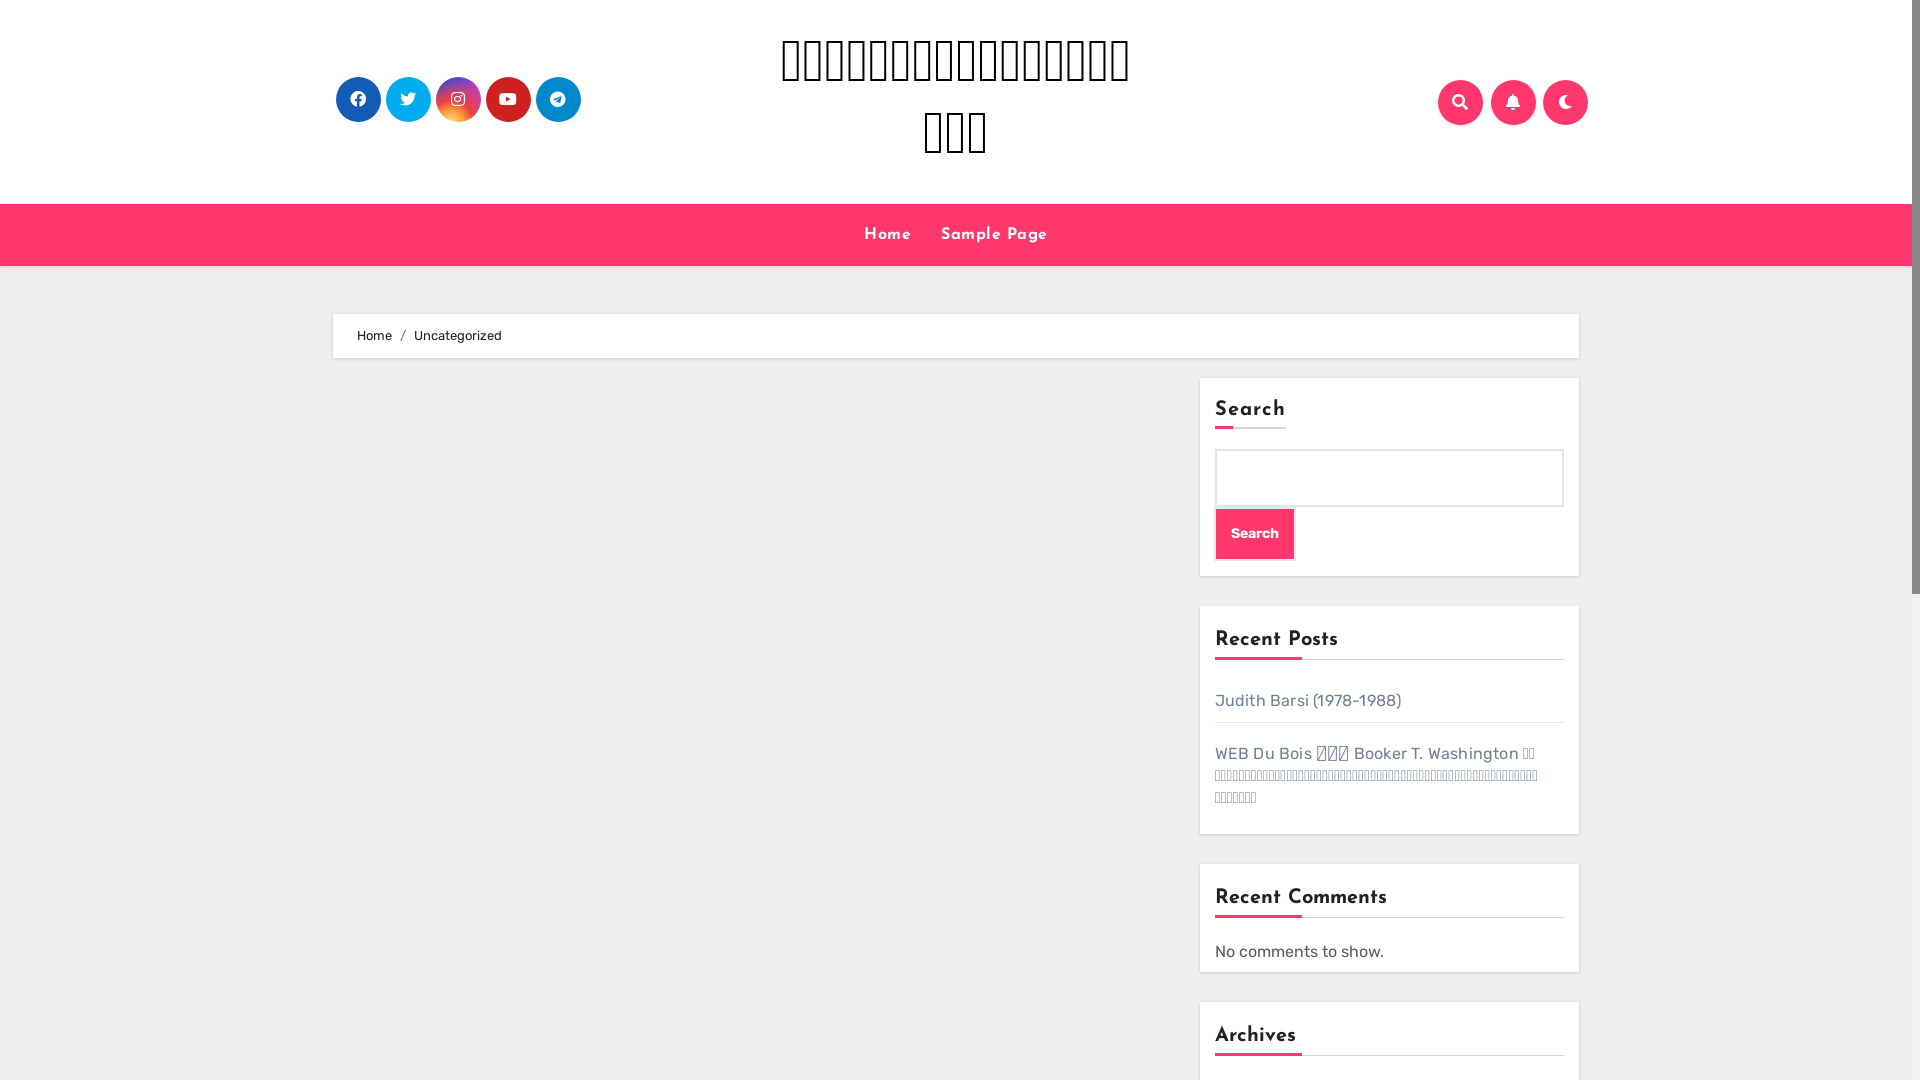  Describe the element at coordinates (994, 234) in the screenshot. I see `'Sample Page'` at that location.